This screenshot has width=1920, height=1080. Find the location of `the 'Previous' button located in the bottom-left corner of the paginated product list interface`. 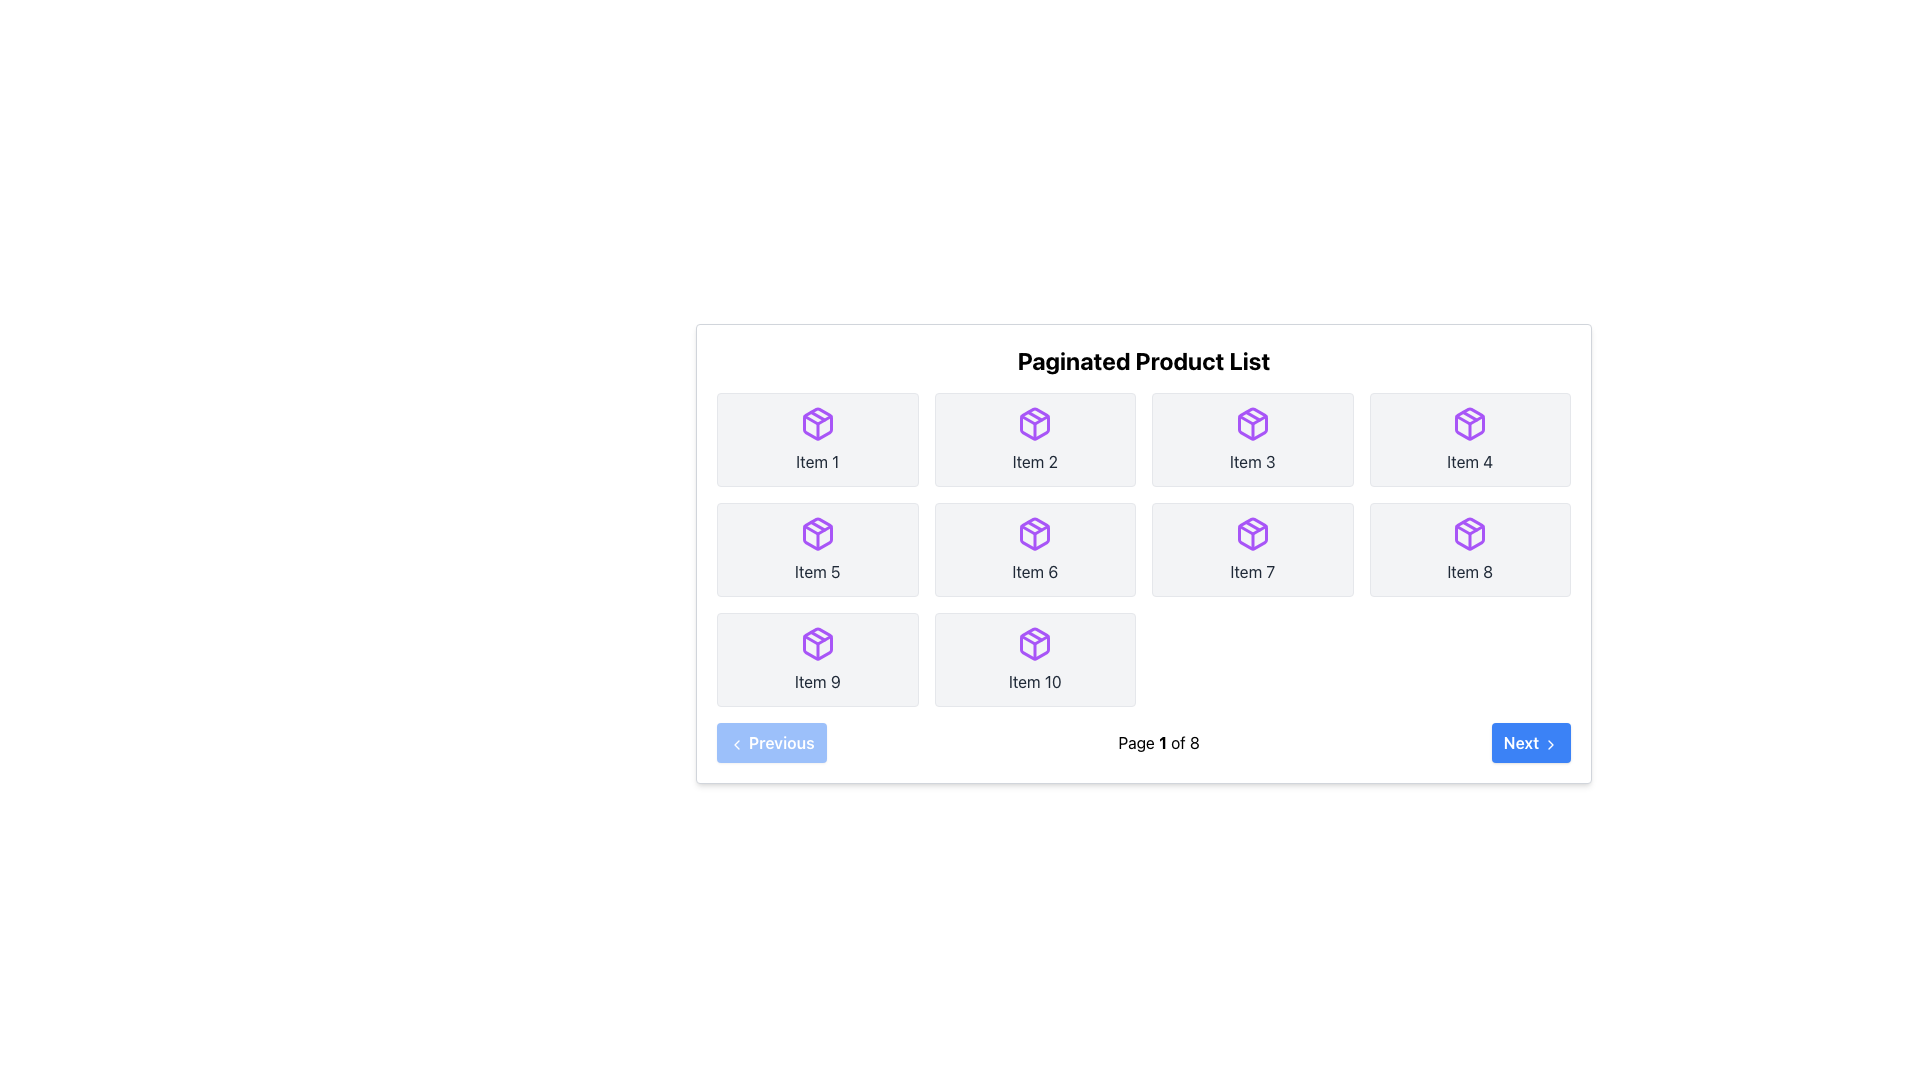

the 'Previous' button located in the bottom-left corner of the paginated product list interface is located at coordinates (770, 743).